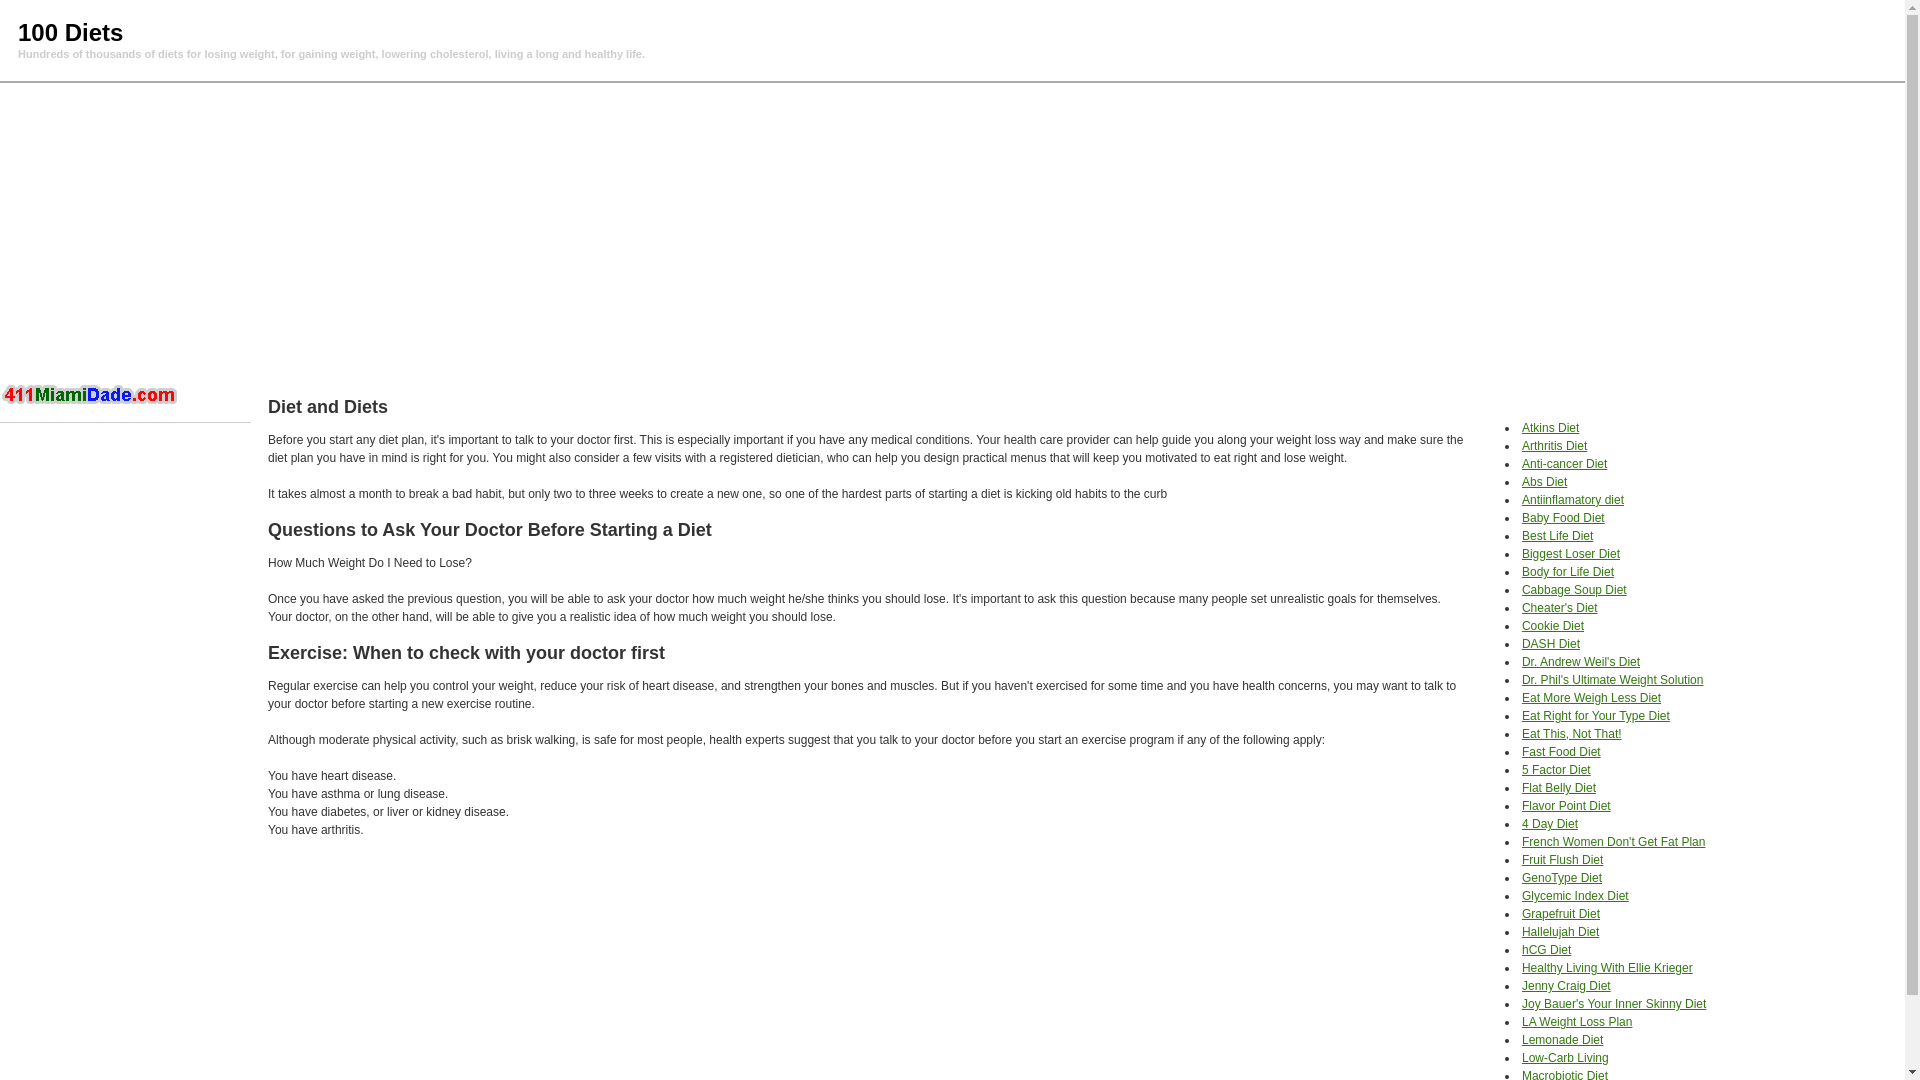 The width and height of the screenshot is (1920, 1080). I want to click on 'DASH Diet', so click(1549, 644).